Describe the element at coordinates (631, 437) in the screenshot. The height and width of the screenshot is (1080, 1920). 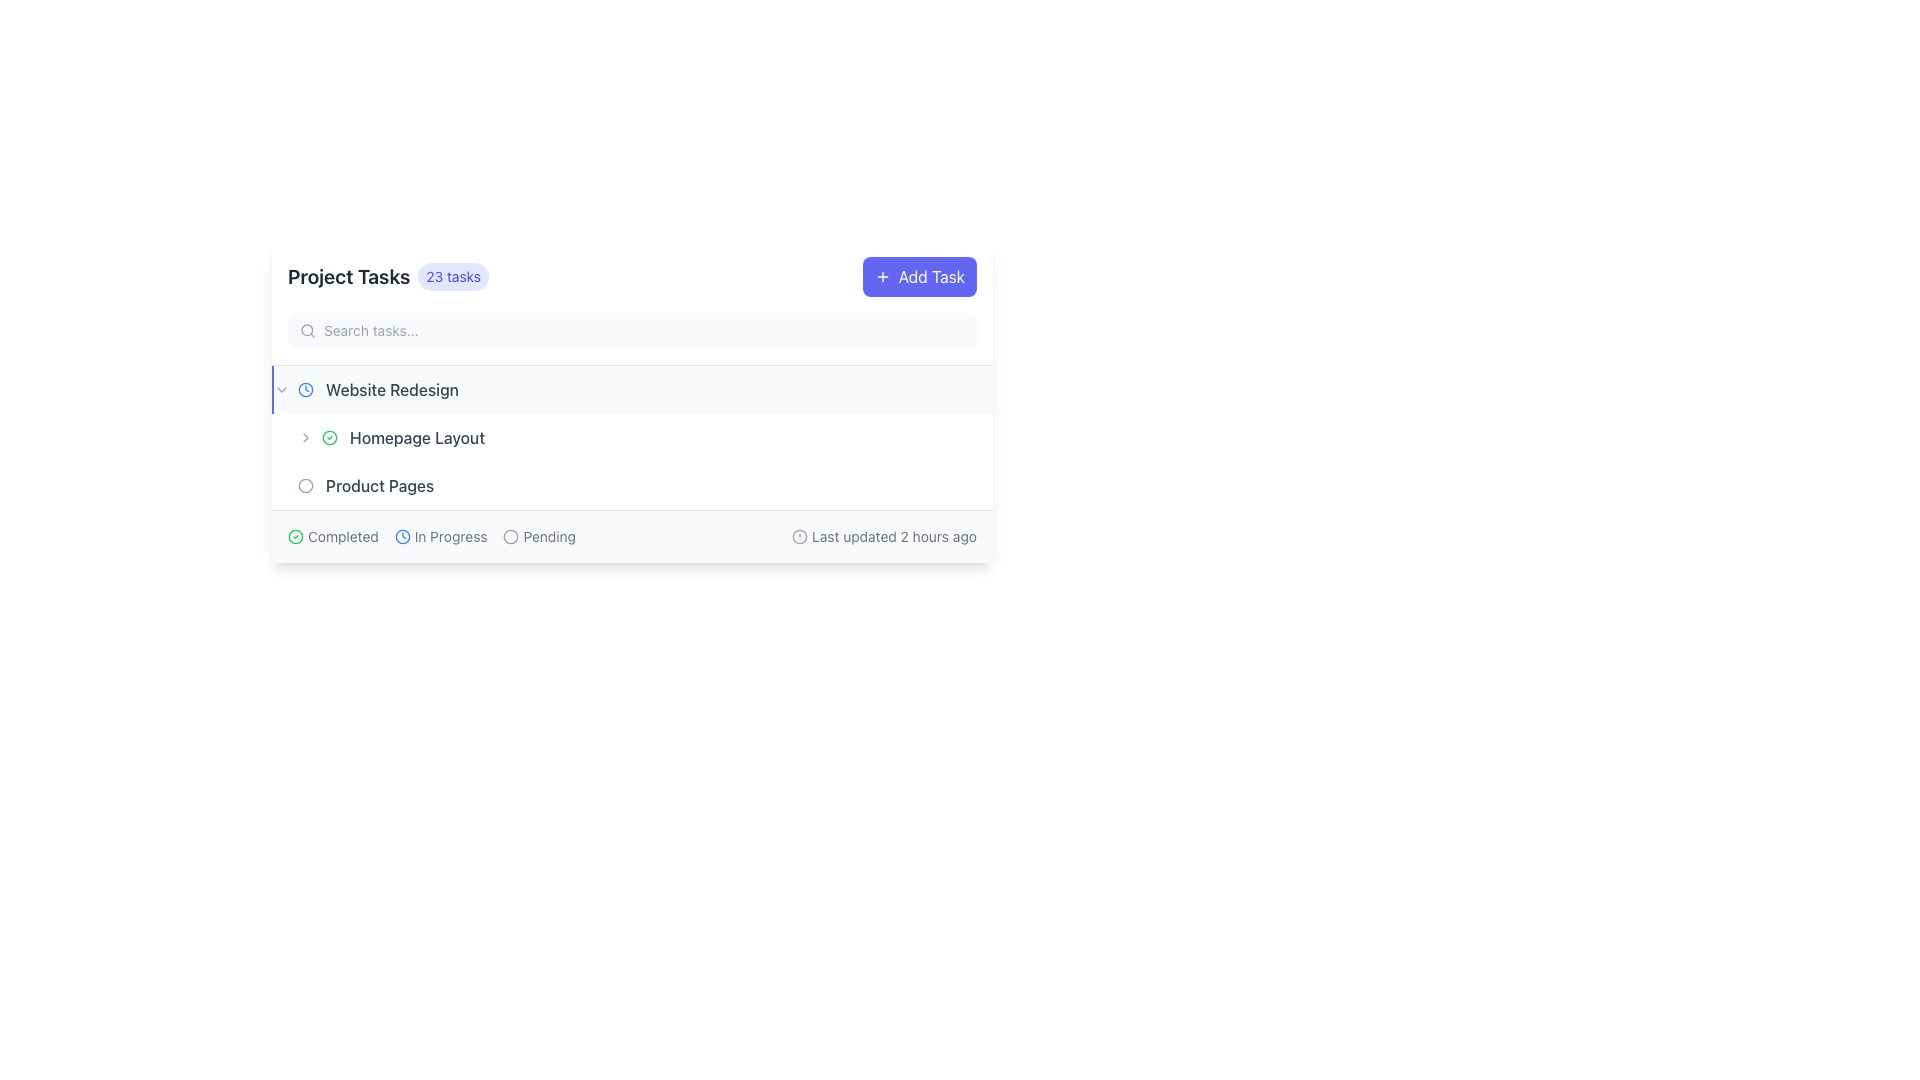
I see `the second task entry in the task list, which is located between 'Website Redesign' and 'Product Pages'` at that location.